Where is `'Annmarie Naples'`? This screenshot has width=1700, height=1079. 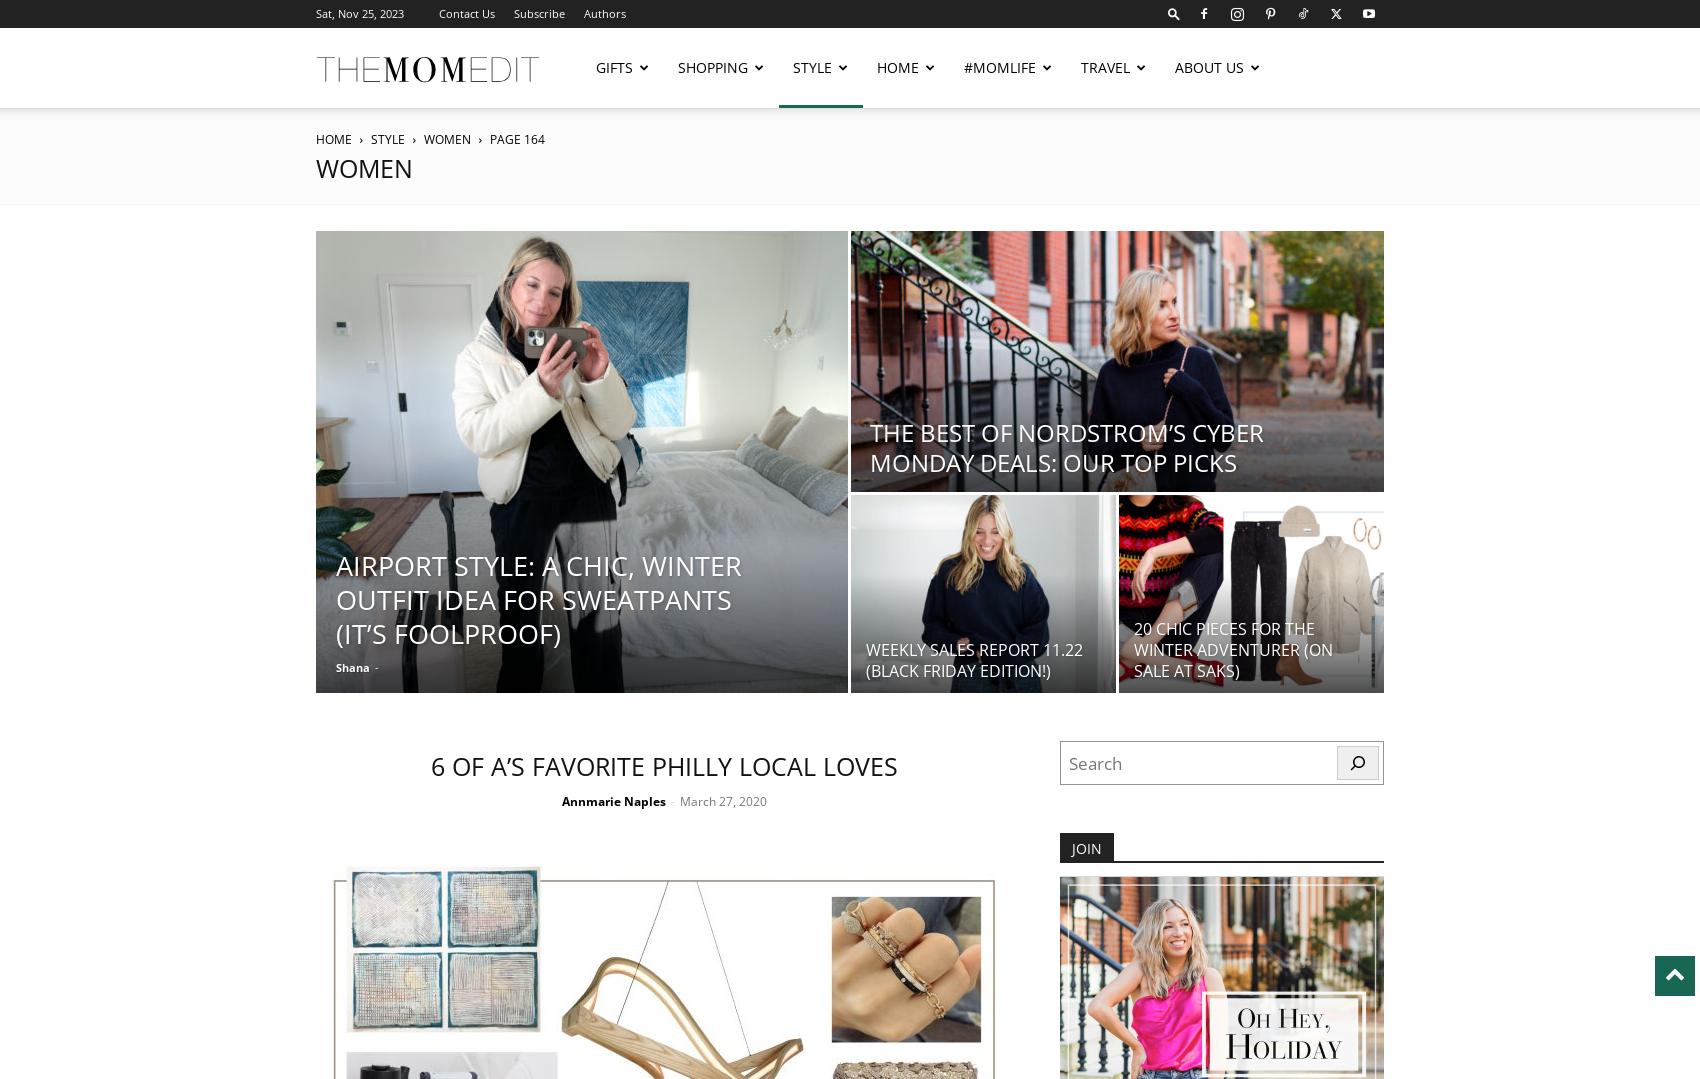 'Annmarie Naples' is located at coordinates (612, 800).